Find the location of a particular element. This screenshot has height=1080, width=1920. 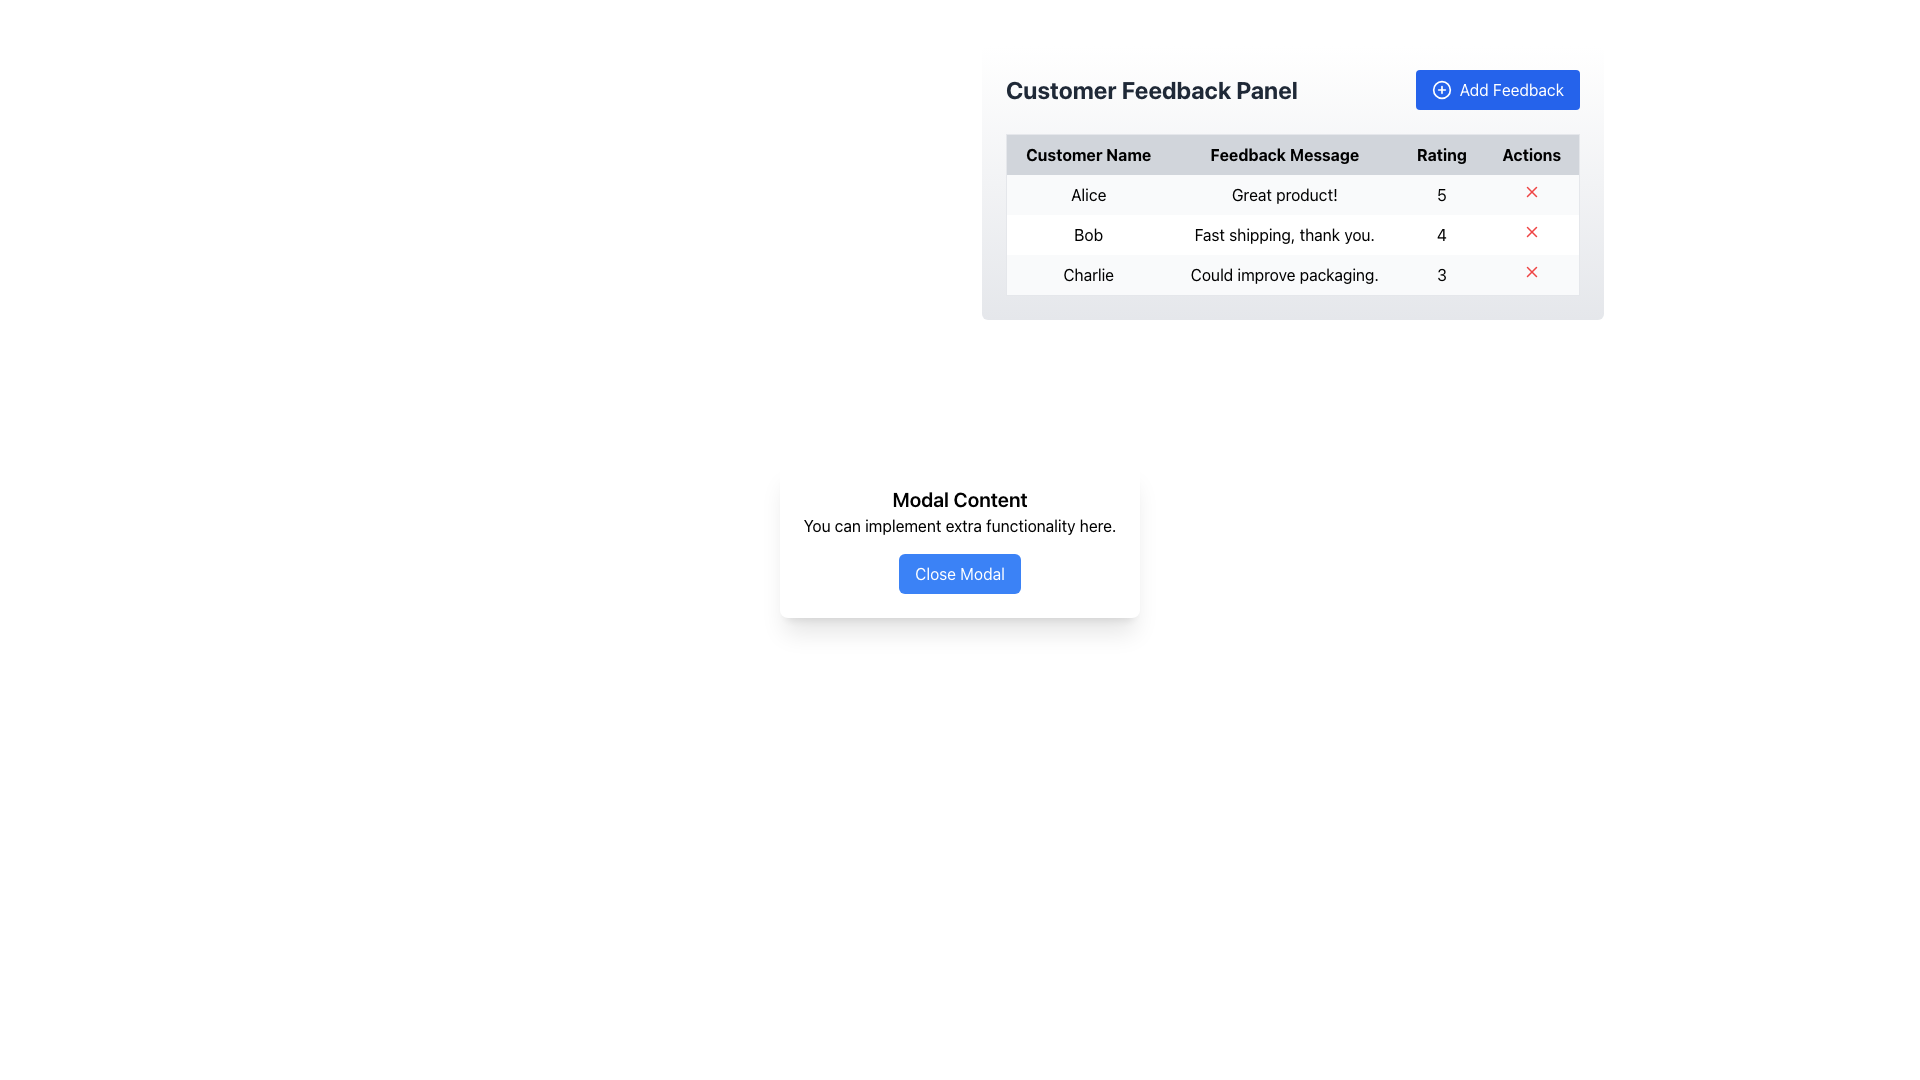

the 'Actions' label, which is the fourth column header in a table, displayed in bold black text on a light gray background is located at coordinates (1531, 153).